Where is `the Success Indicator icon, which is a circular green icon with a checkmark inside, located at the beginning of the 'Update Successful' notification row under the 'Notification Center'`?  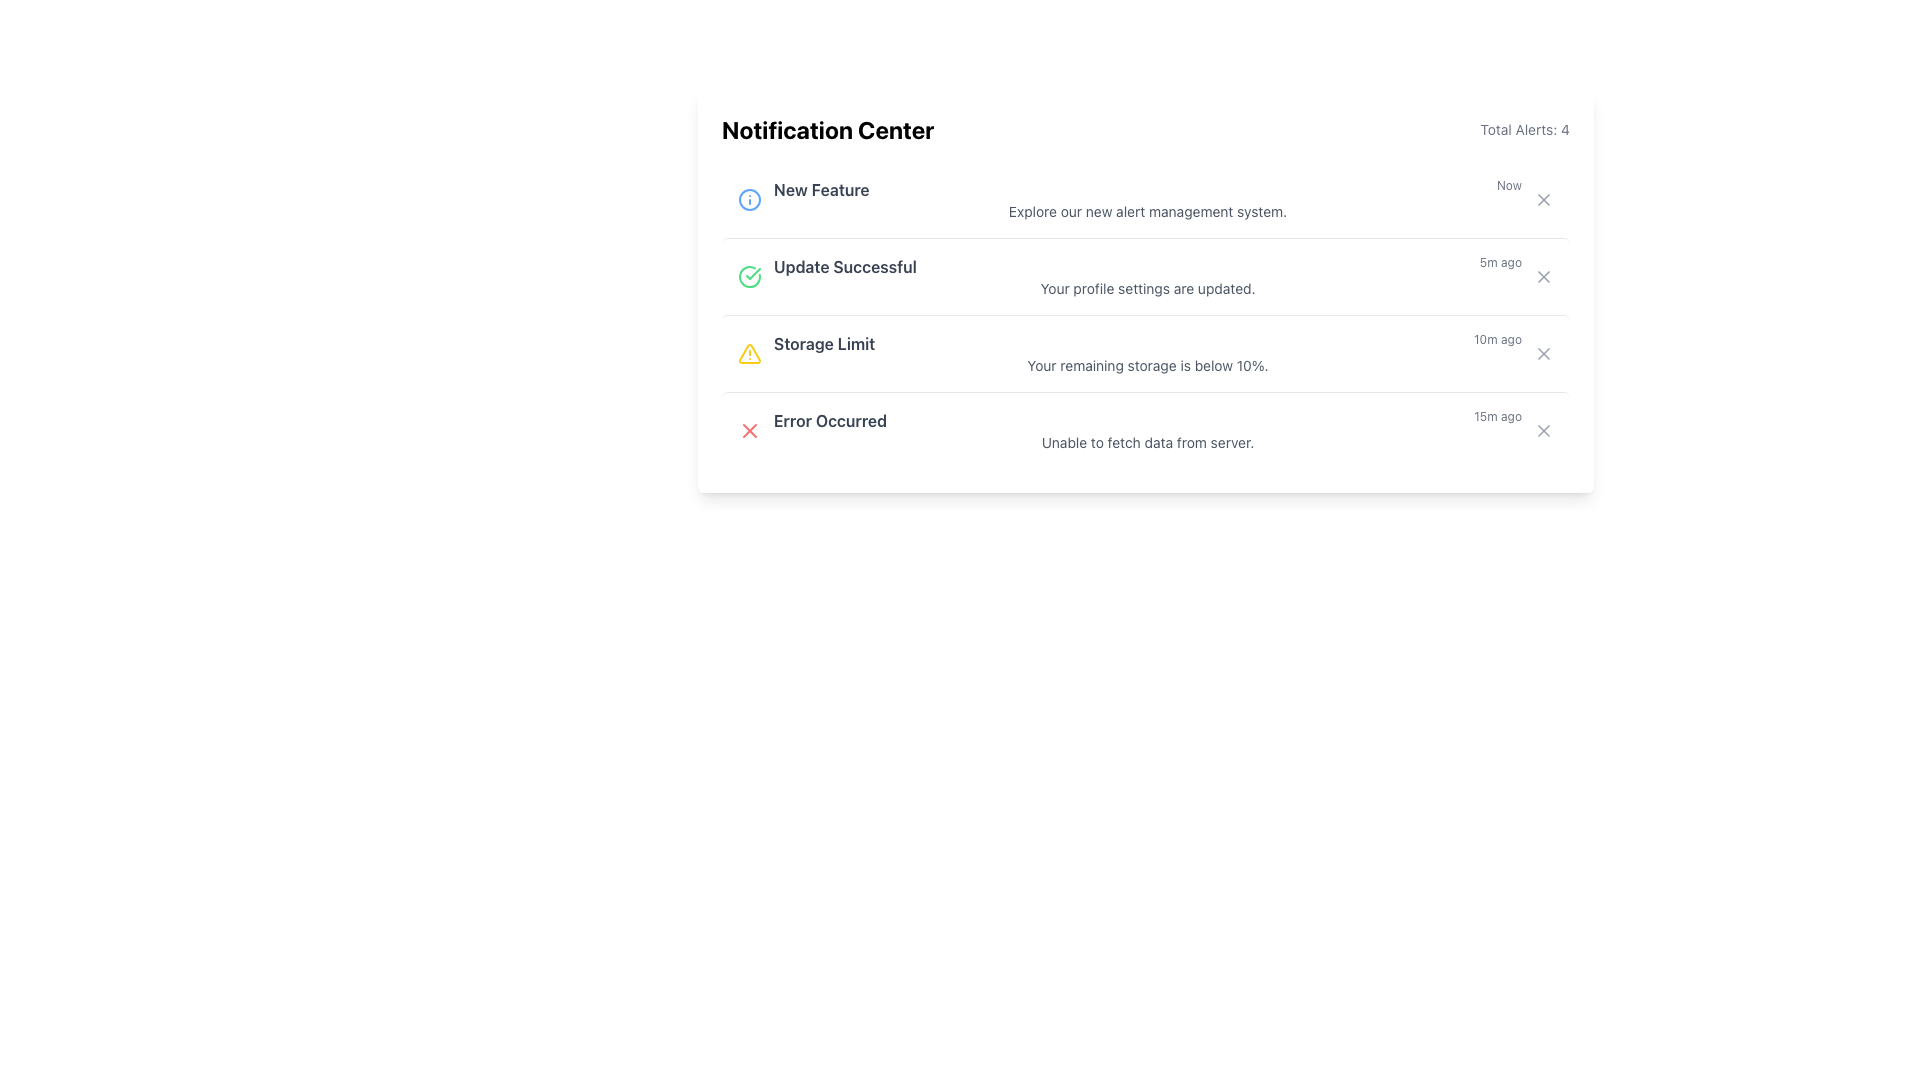 the Success Indicator icon, which is a circular green icon with a checkmark inside, located at the beginning of the 'Update Successful' notification row under the 'Notification Center' is located at coordinates (748, 277).